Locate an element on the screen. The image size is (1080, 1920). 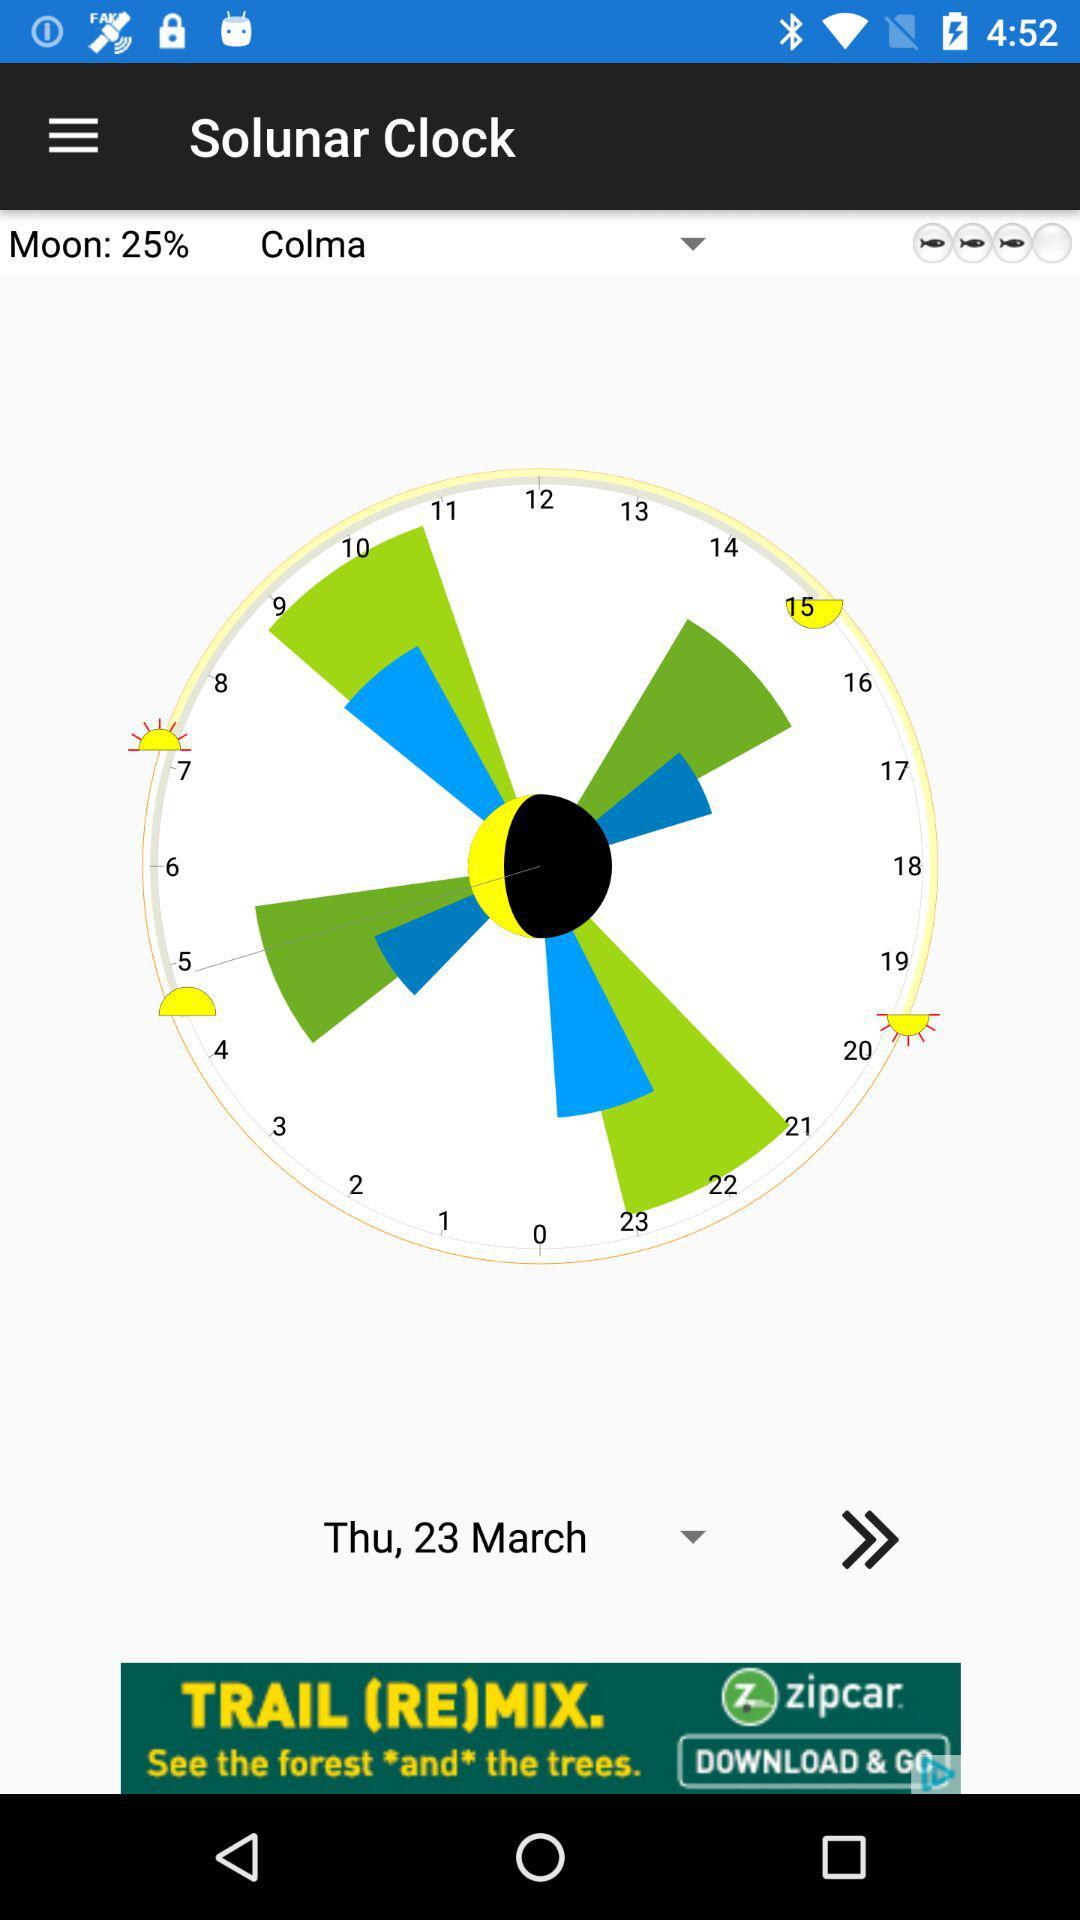
advertisement is located at coordinates (540, 1727).